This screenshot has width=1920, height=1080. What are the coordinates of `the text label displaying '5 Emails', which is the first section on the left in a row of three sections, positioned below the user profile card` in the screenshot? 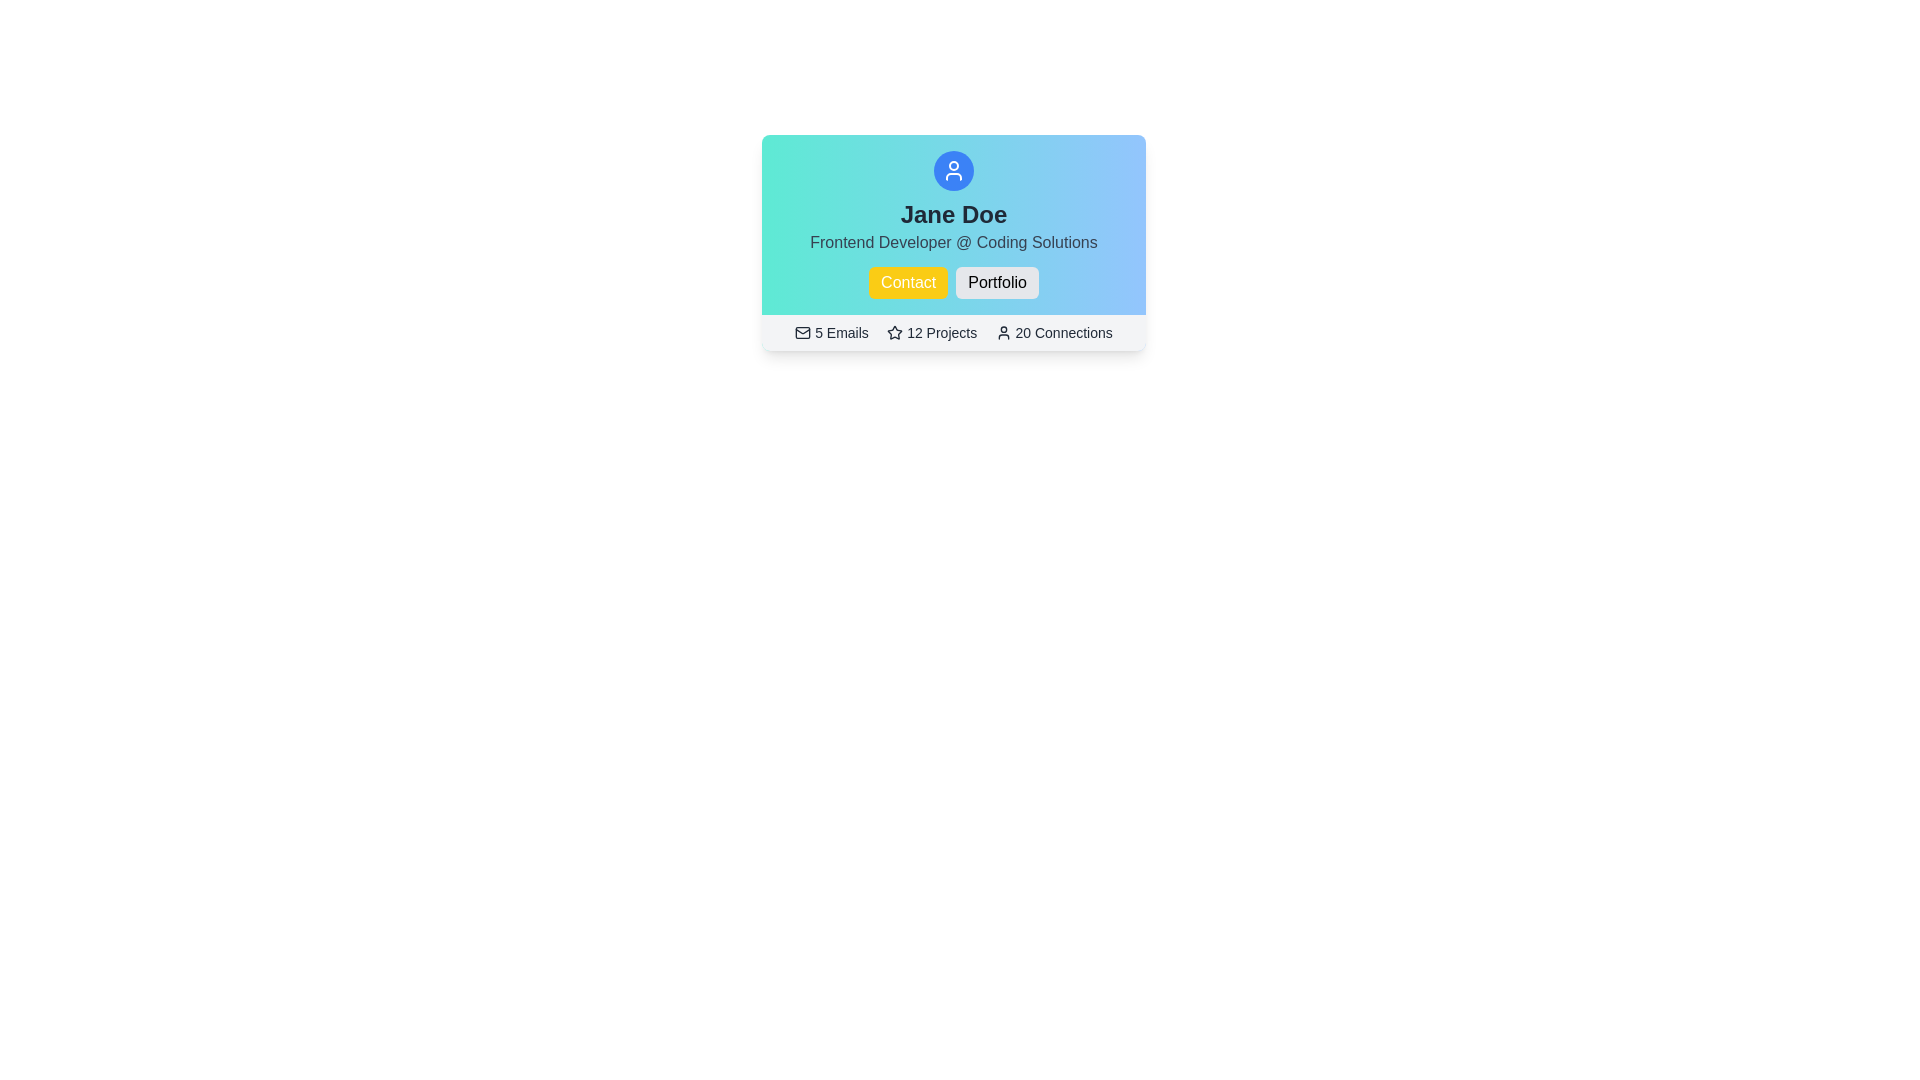 It's located at (831, 331).